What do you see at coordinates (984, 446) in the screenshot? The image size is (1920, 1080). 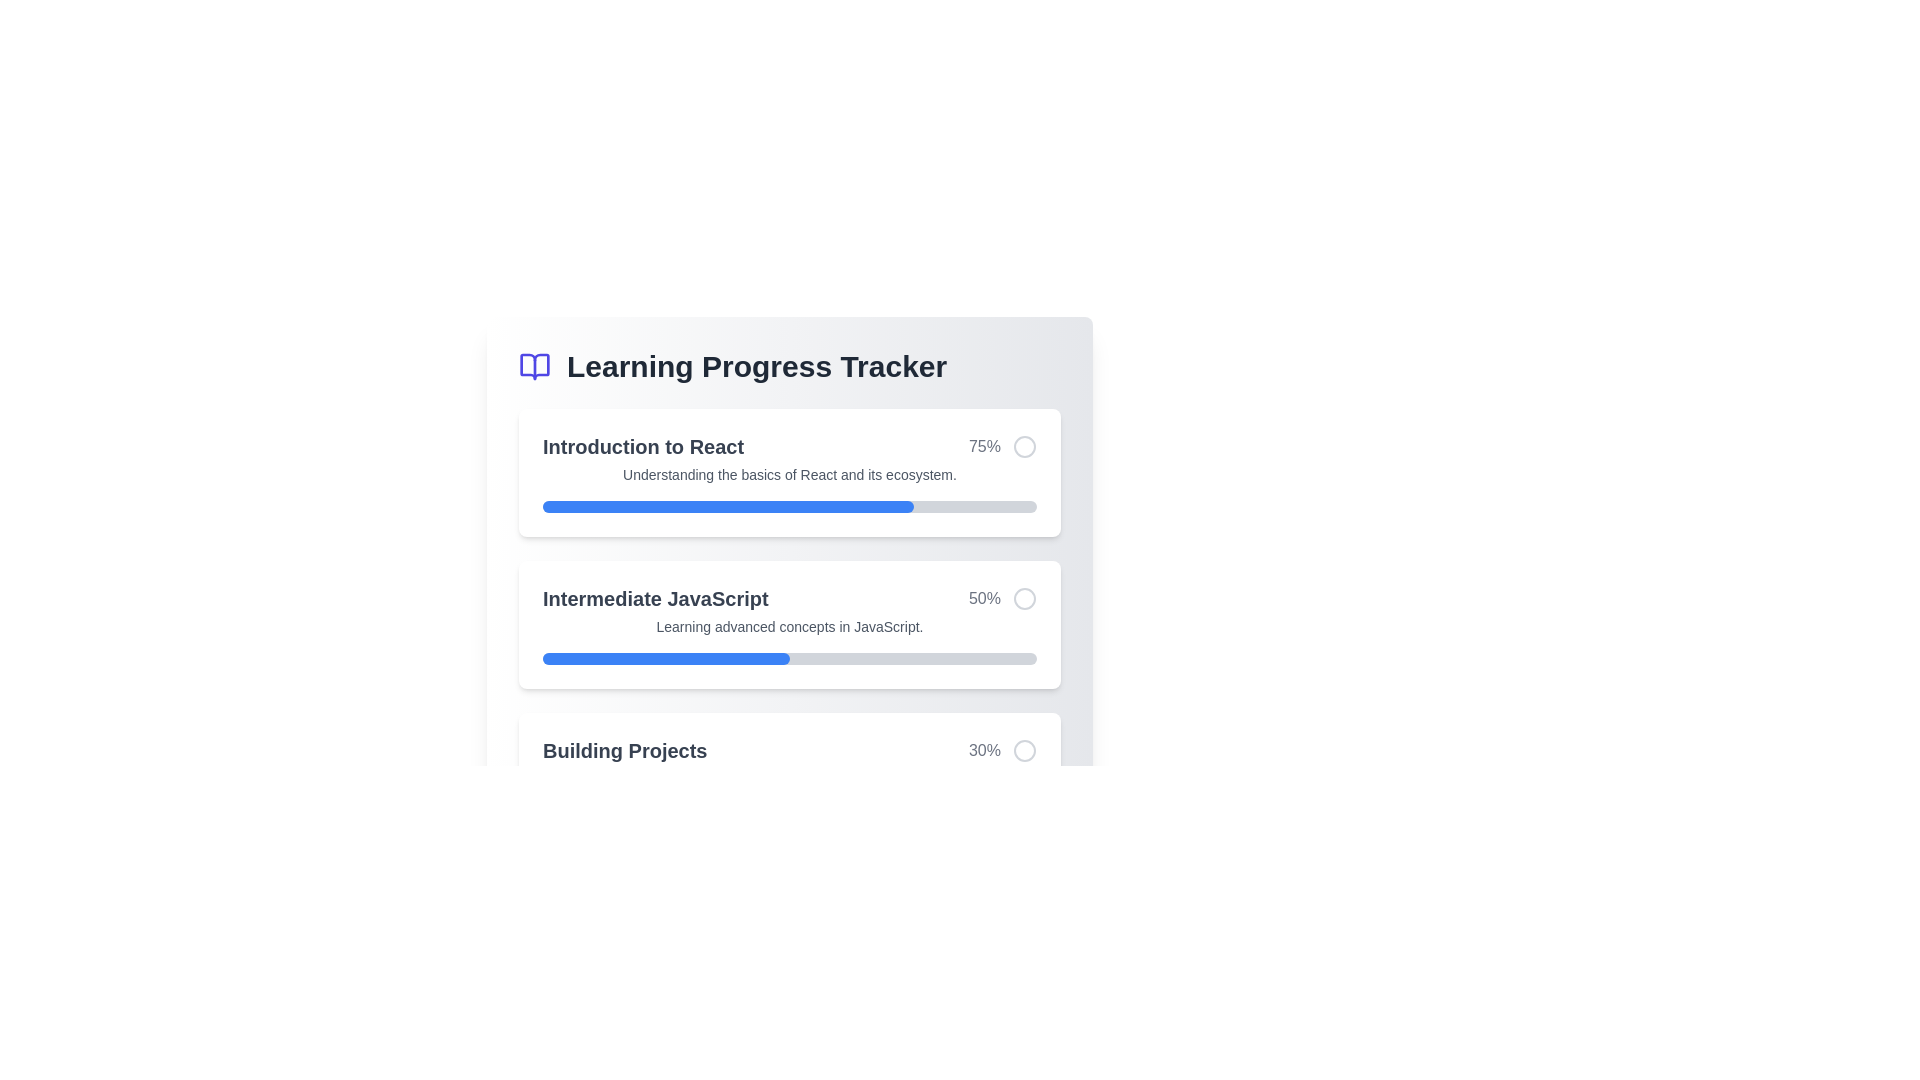 I see `the non-interactive Text Label displaying progress for the 'Introduction to React' section in the Learning Progress Tracker` at bounding box center [984, 446].